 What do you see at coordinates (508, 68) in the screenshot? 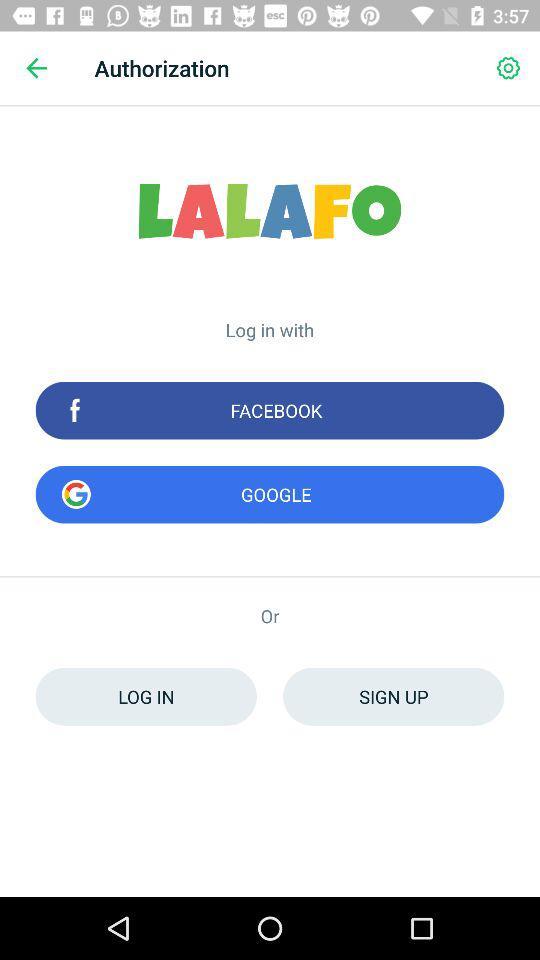
I see `the icon to the right of the authorization` at bounding box center [508, 68].